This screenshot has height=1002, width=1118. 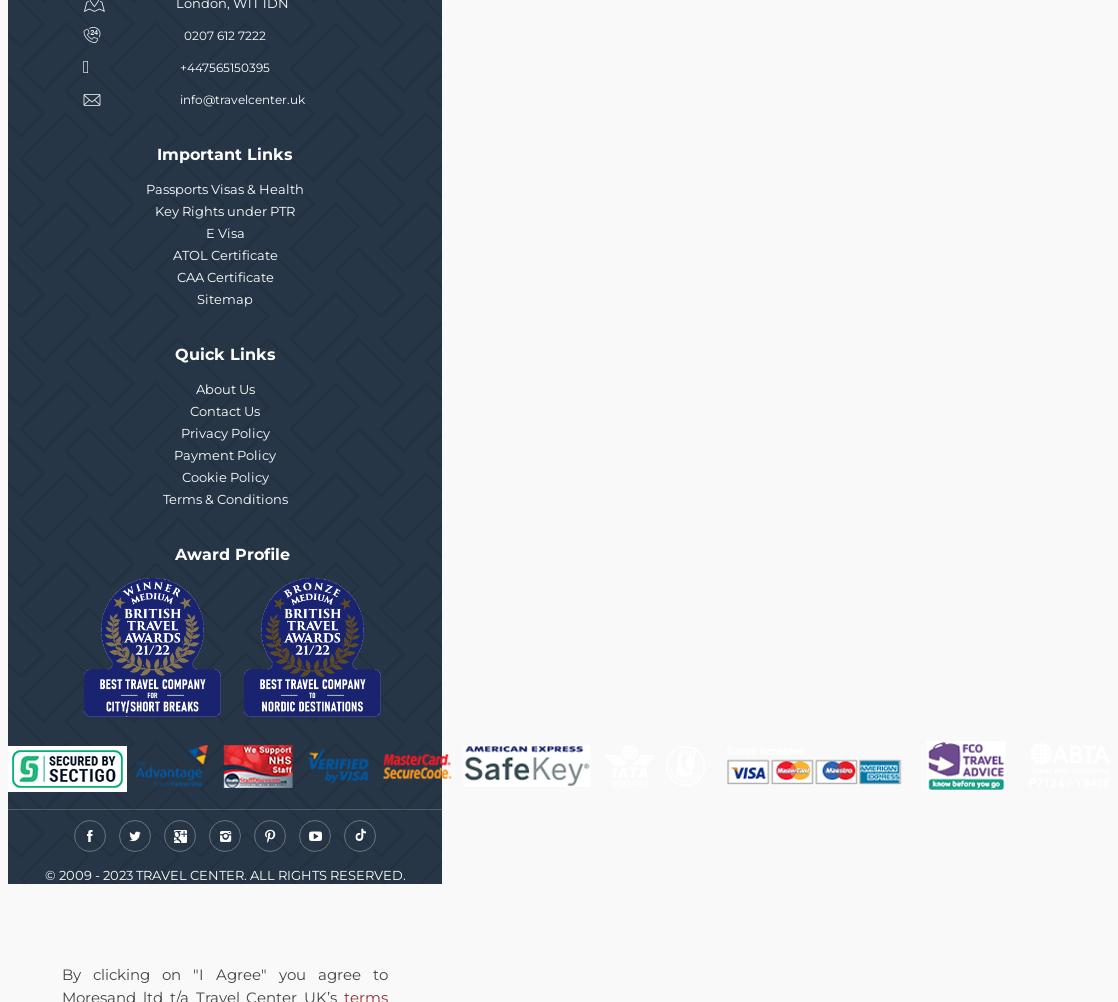 What do you see at coordinates (181, 475) in the screenshot?
I see `'Cookie Policy'` at bounding box center [181, 475].